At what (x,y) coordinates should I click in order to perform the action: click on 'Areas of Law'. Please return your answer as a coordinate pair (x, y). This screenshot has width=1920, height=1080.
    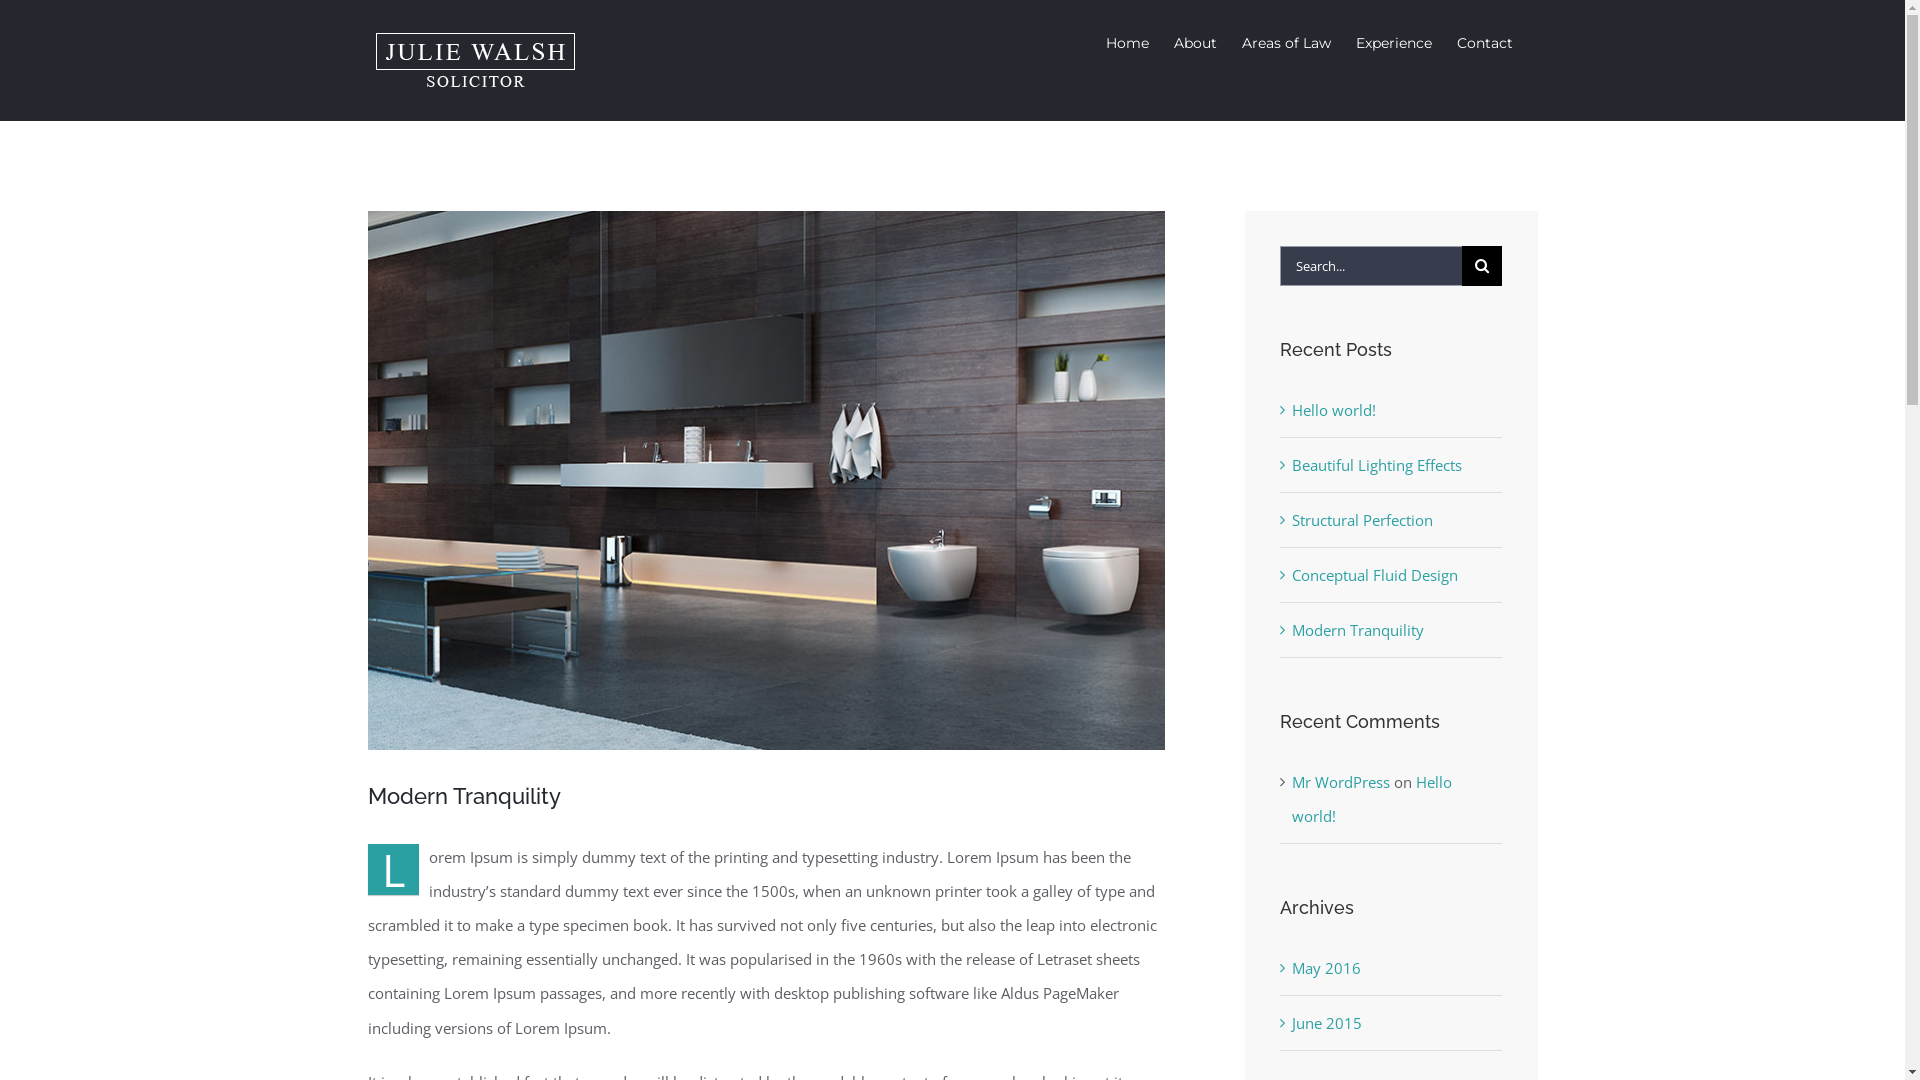
    Looking at the image, I should click on (1286, 42).